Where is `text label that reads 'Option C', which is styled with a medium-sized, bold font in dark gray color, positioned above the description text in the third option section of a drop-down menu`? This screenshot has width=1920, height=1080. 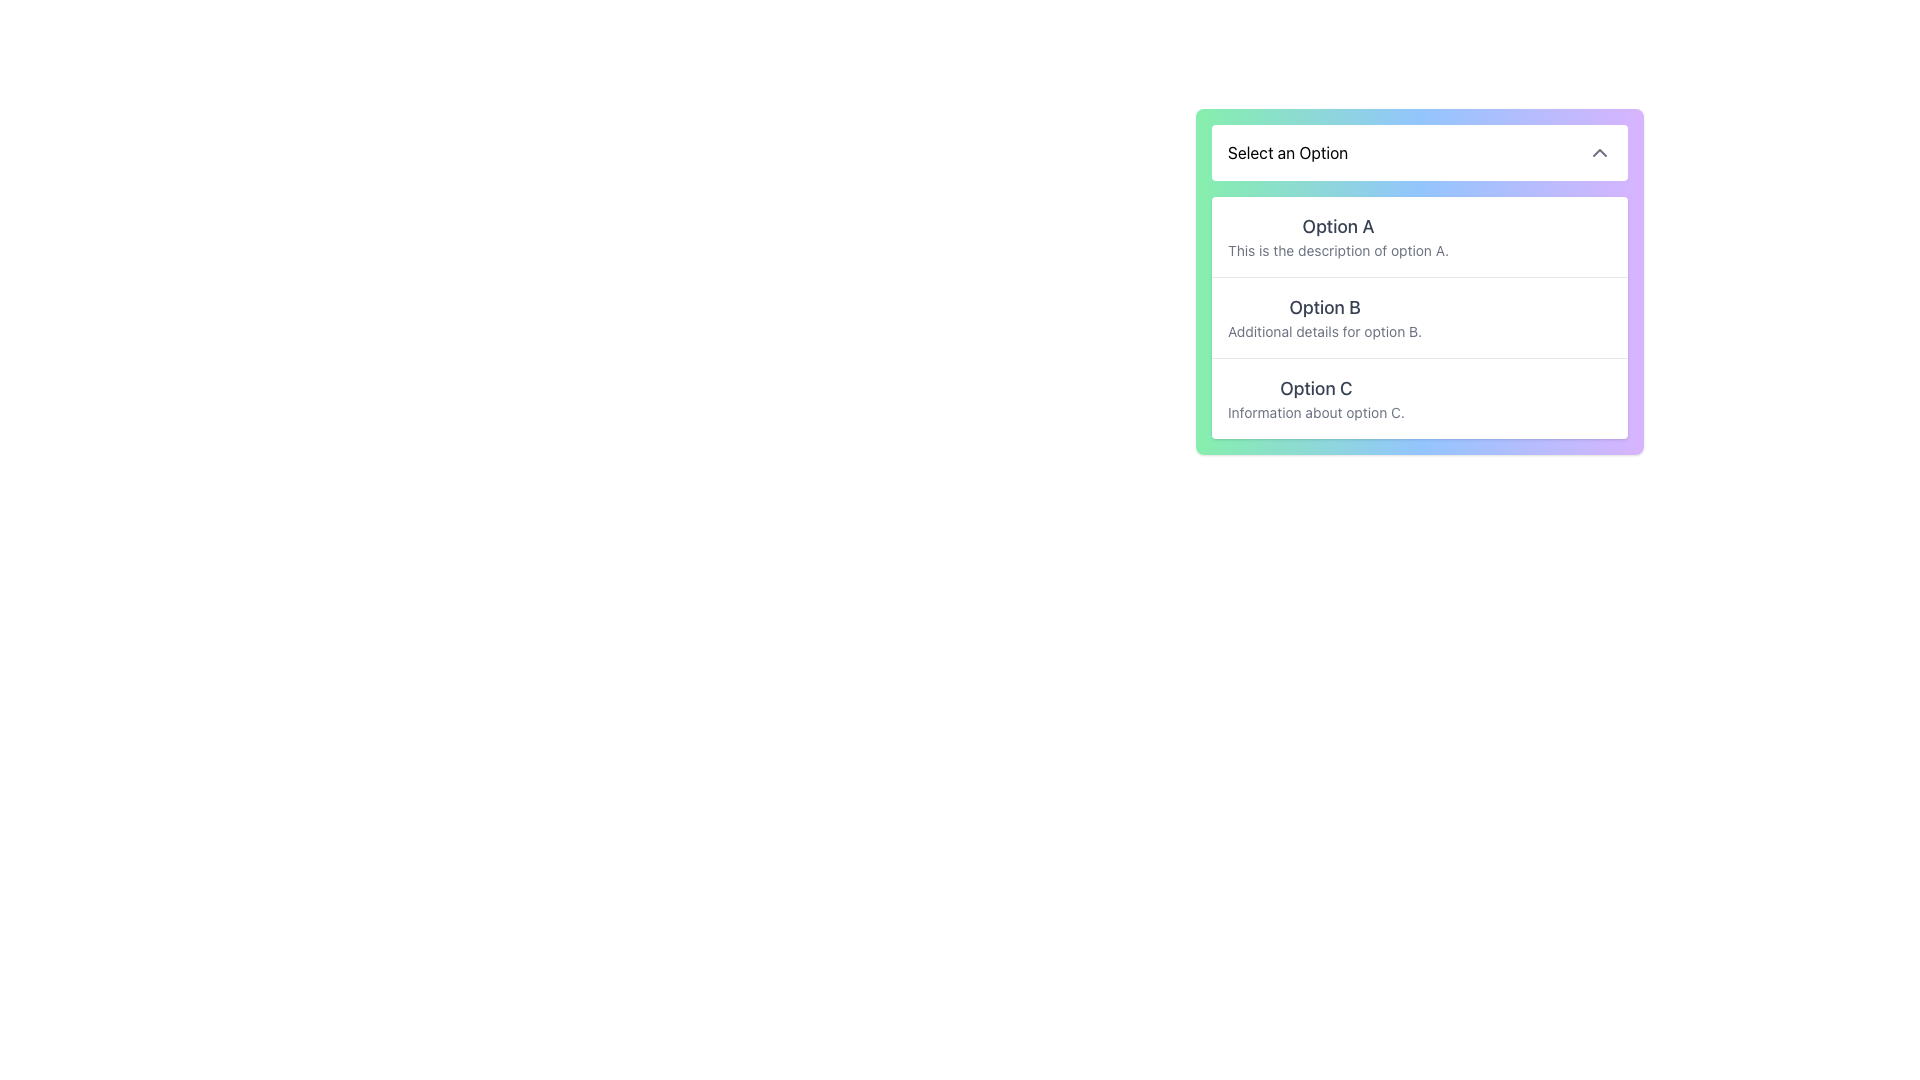 text label that reads 'Option C', which is styled with a medium-sized, bold font in dark gray color, positioned above the description text in the third option section of a drop-down menu is located at coordinates (1316, 389).